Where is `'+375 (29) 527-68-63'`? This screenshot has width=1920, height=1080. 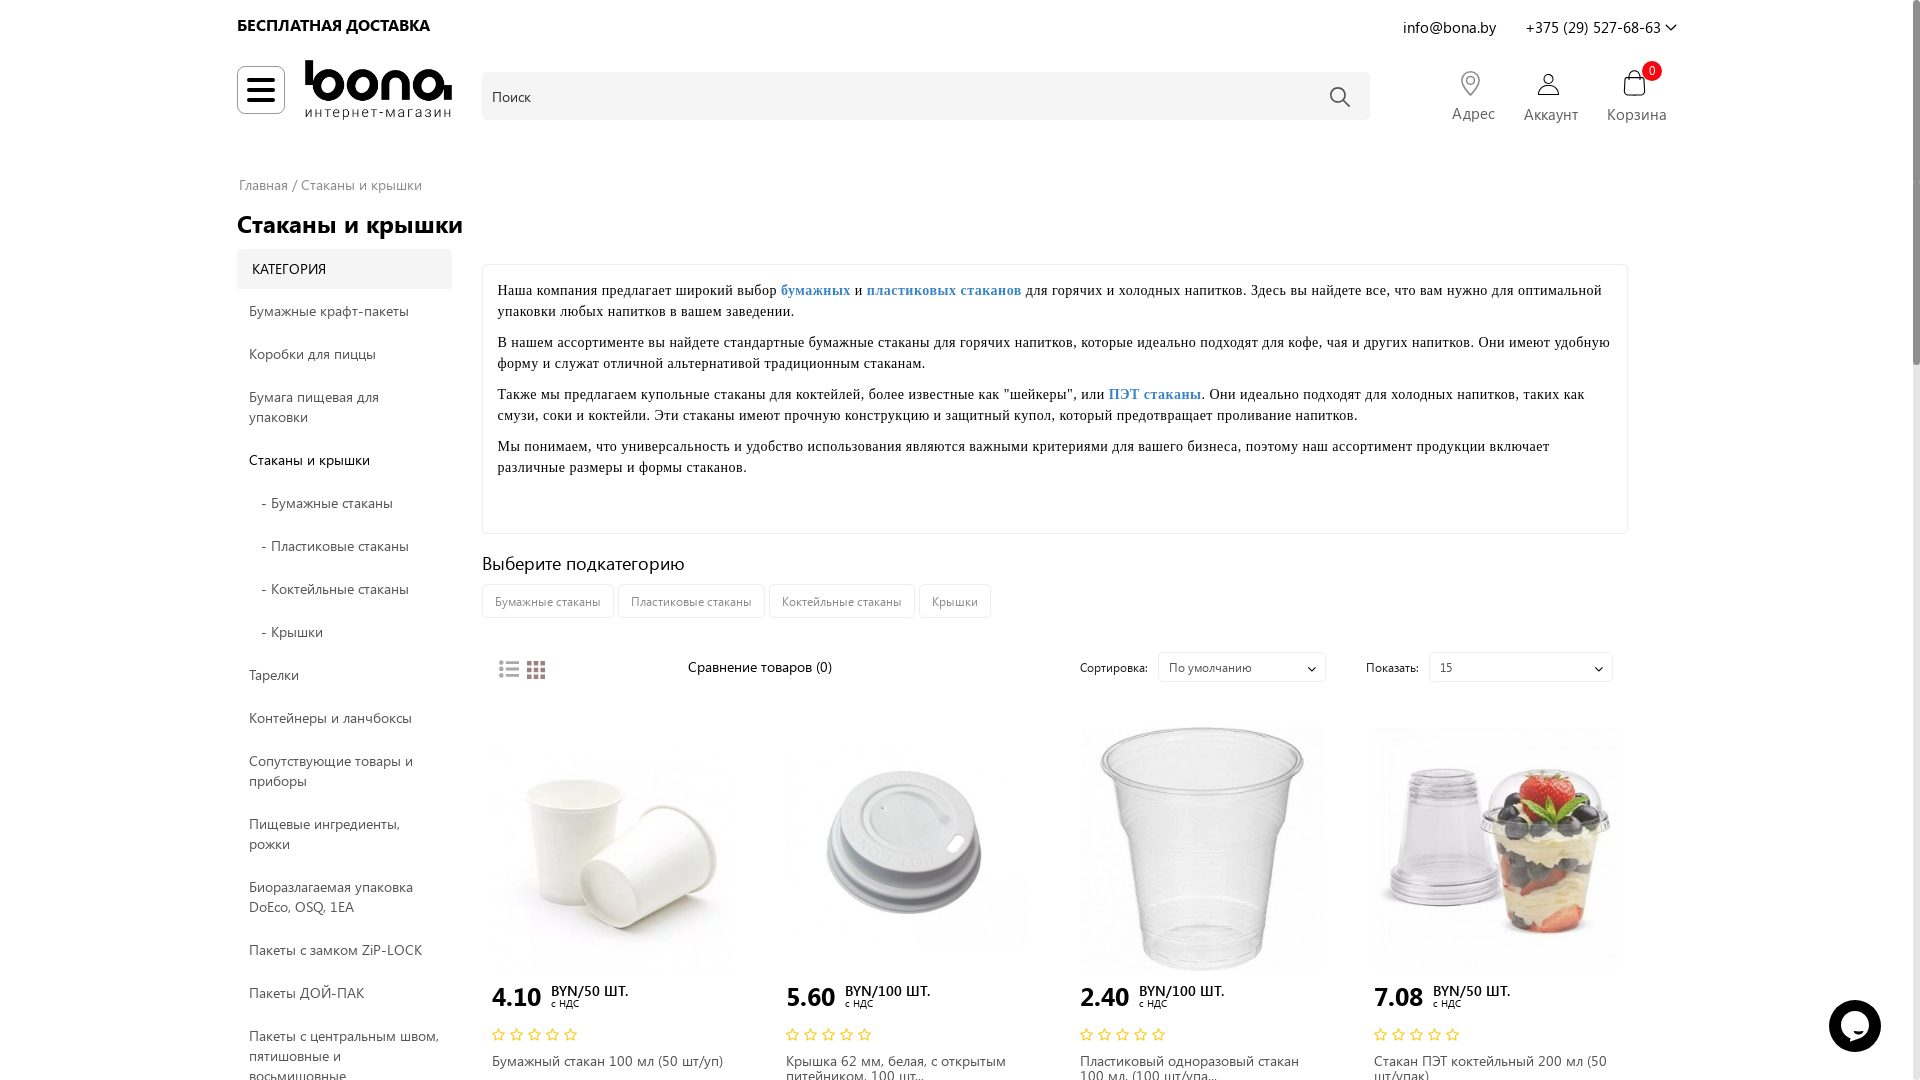
'+375 (29) 527-68-63' is located at coordinates (1598, 24).